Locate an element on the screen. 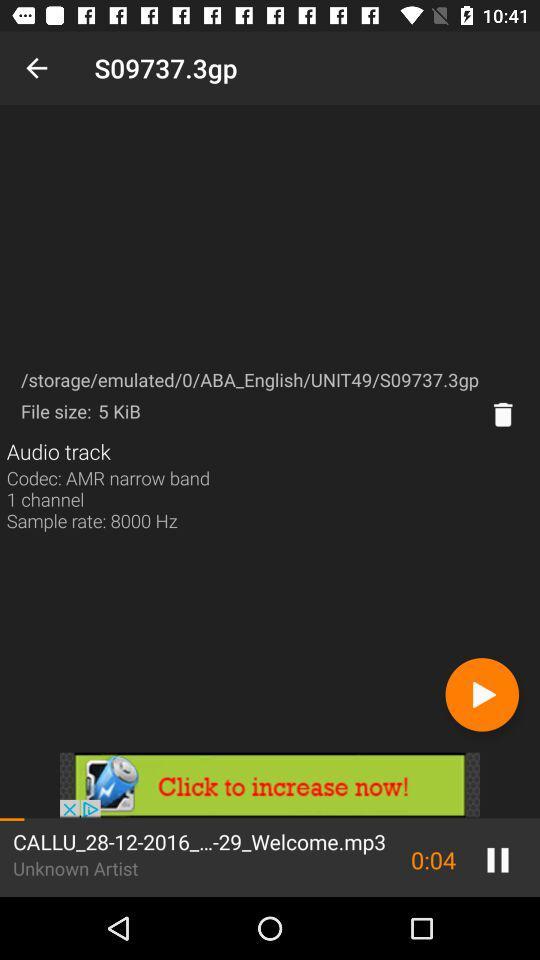 This screenshot has height=960, width=540. play patturn is located at coordinates (481, 694).